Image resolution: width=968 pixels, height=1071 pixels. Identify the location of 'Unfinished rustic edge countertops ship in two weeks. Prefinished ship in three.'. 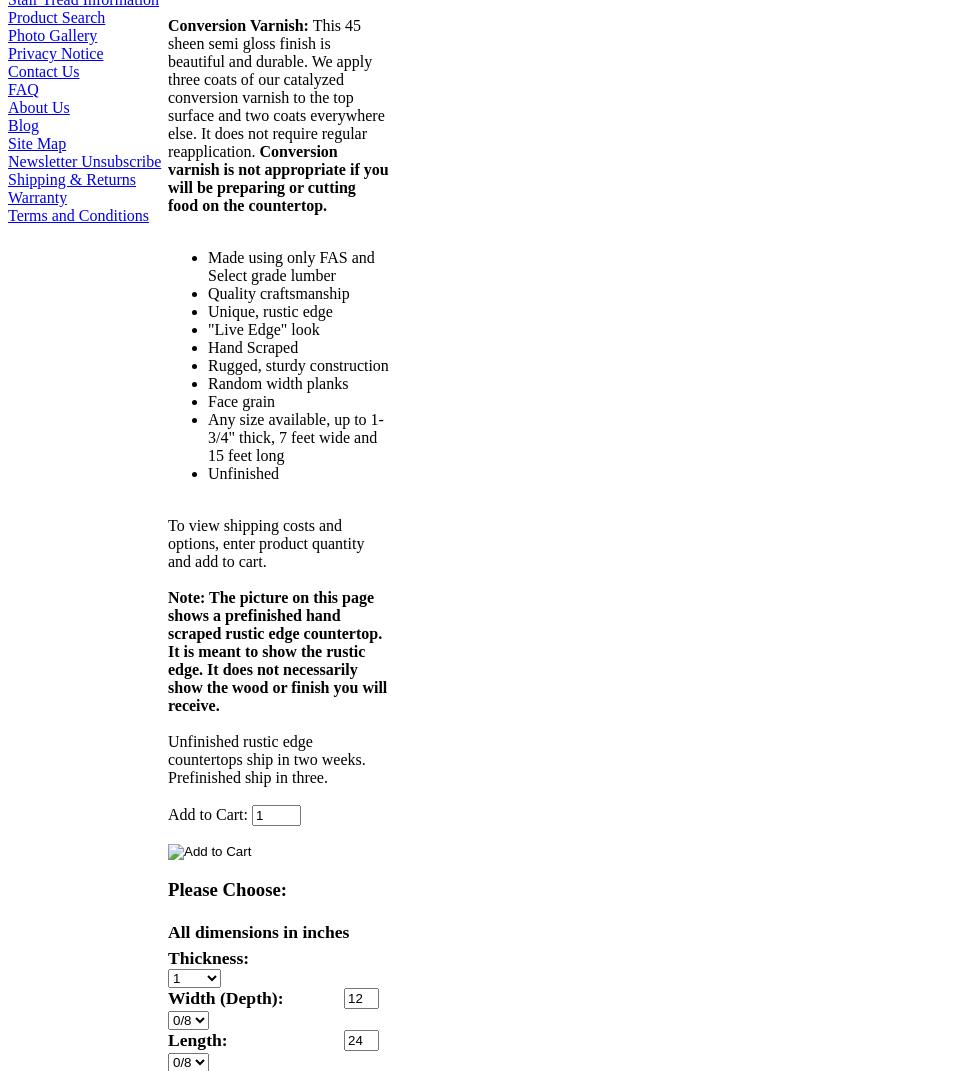
(266, 759).